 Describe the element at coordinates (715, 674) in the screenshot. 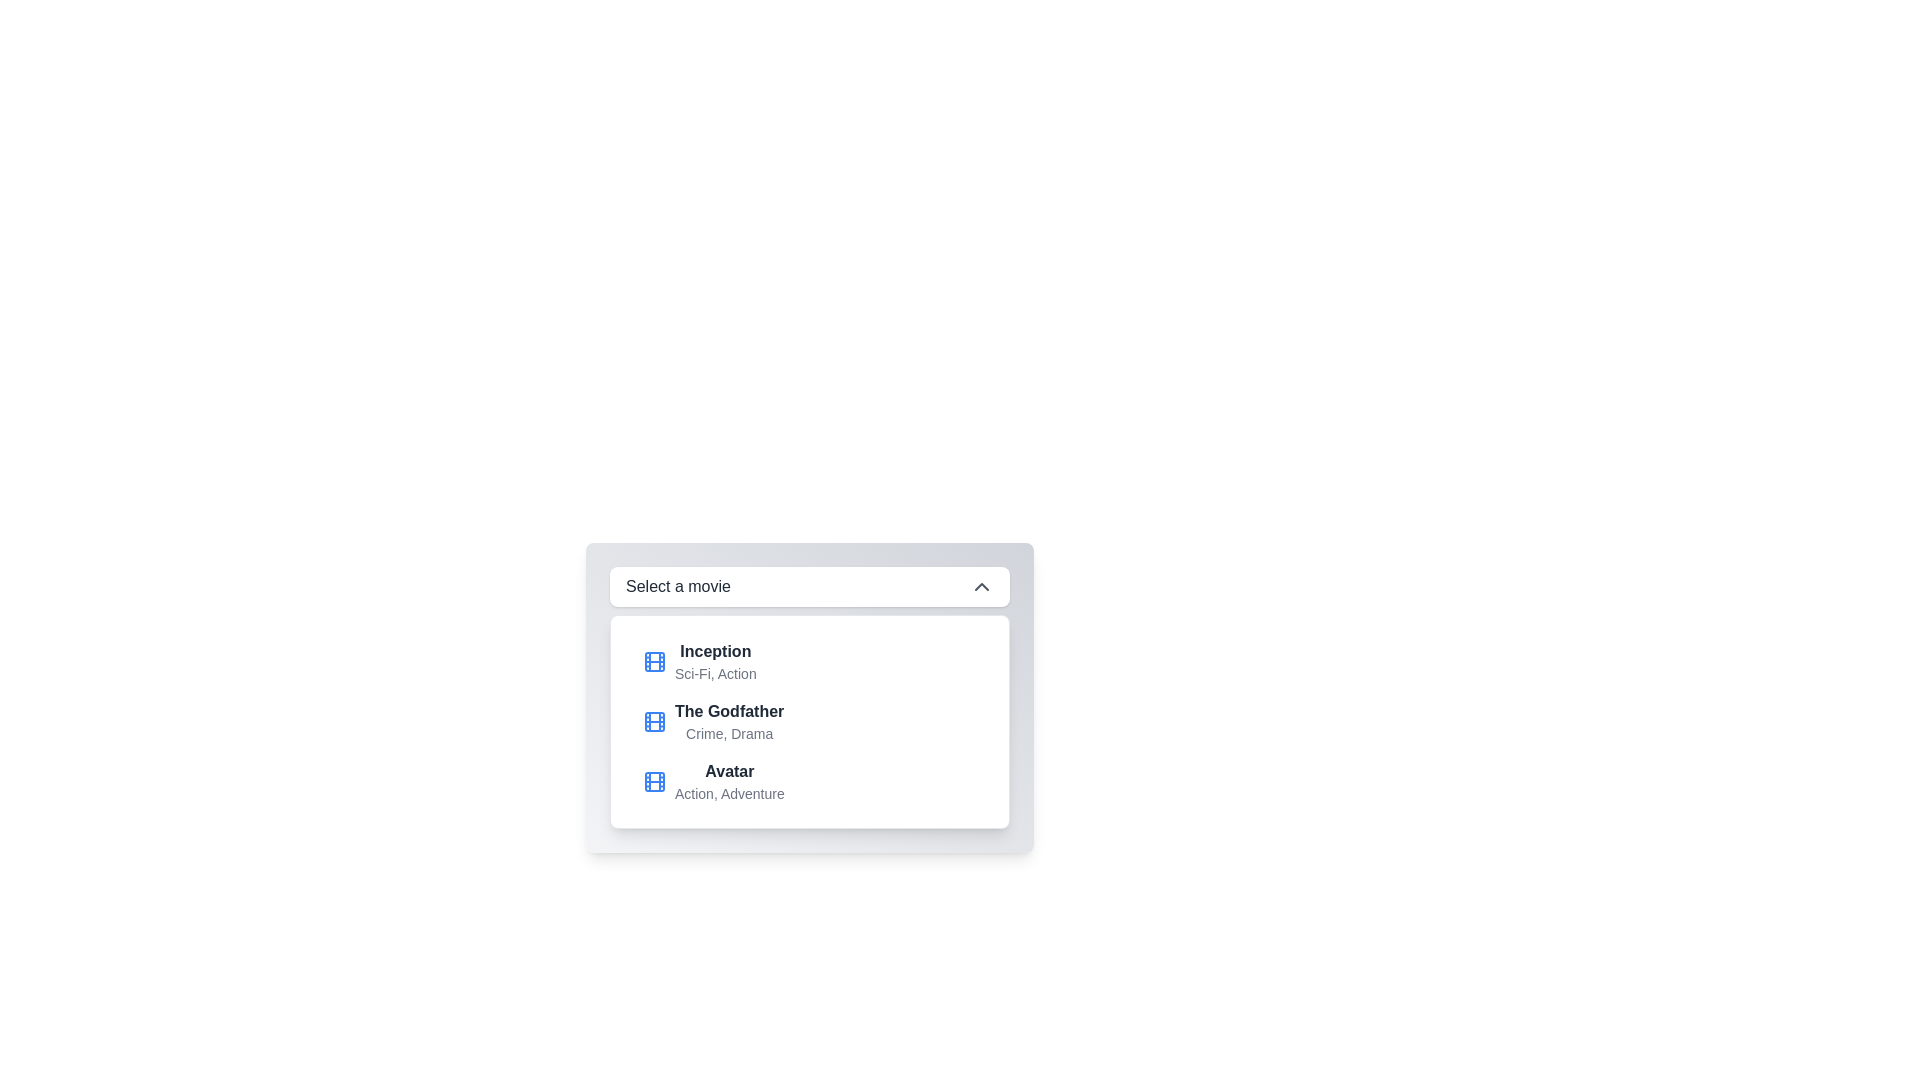

I see `the text label containing 'Sci-Fi, Action' which is located under the movie title 'Inception' in the dropdown menu` at that location.